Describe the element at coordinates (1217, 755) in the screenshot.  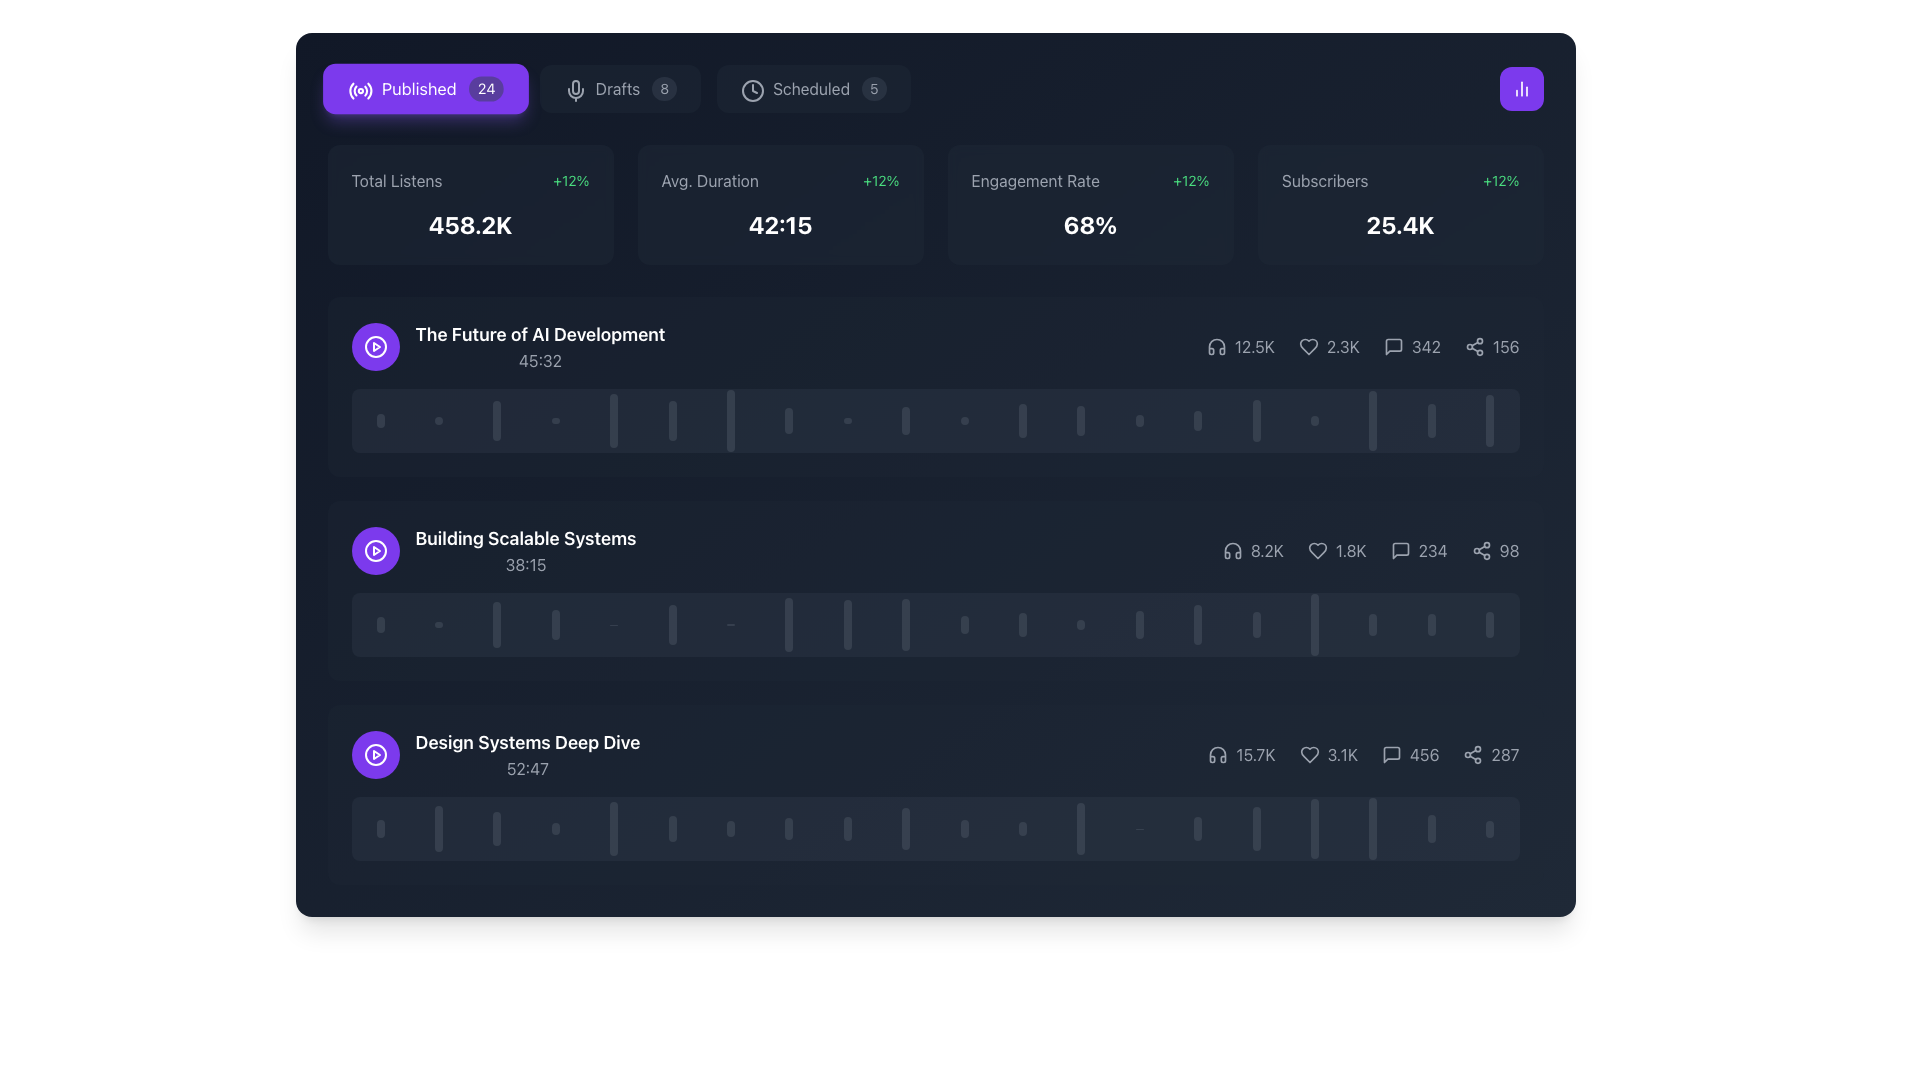
I see `the audio playback icon located in the 'Design Systems Deep Dive' section, which visually indicates listeners or similar metrics` at that location.